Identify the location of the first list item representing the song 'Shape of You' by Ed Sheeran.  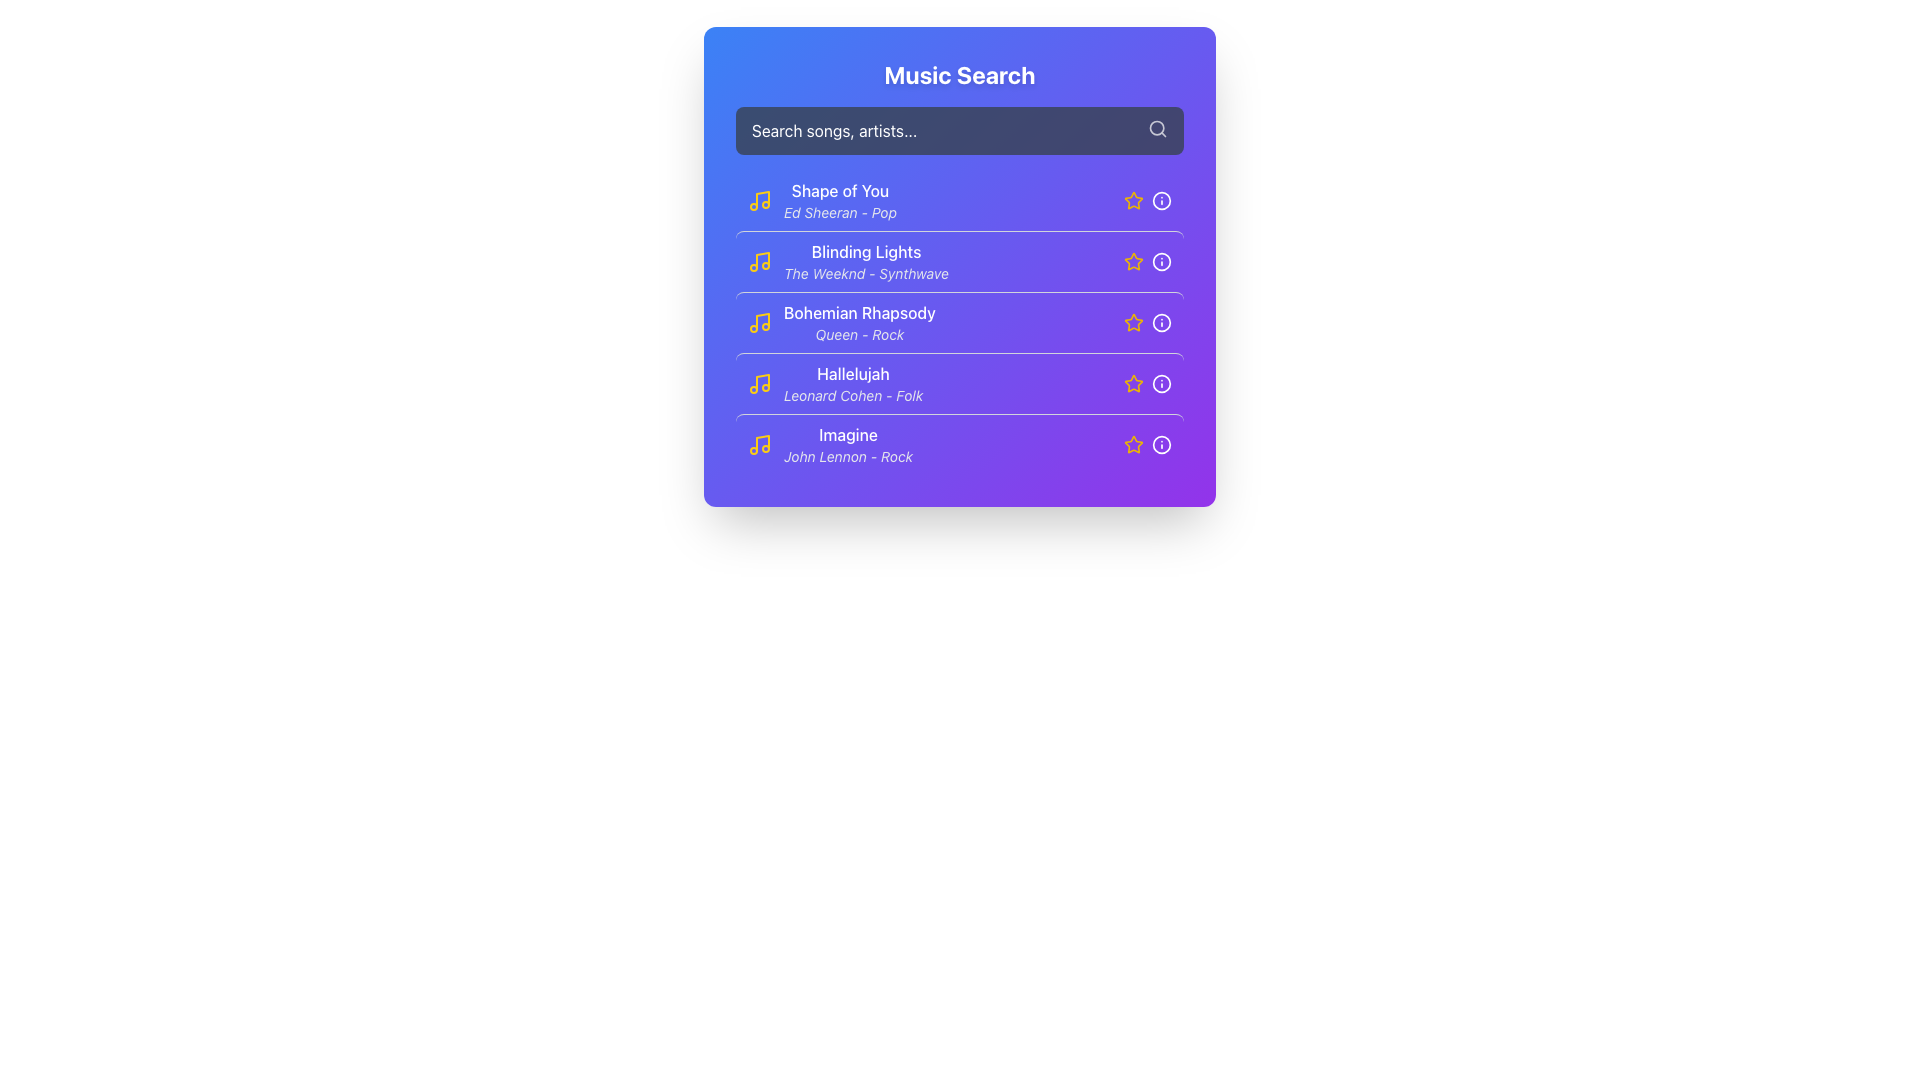
(822, 200).